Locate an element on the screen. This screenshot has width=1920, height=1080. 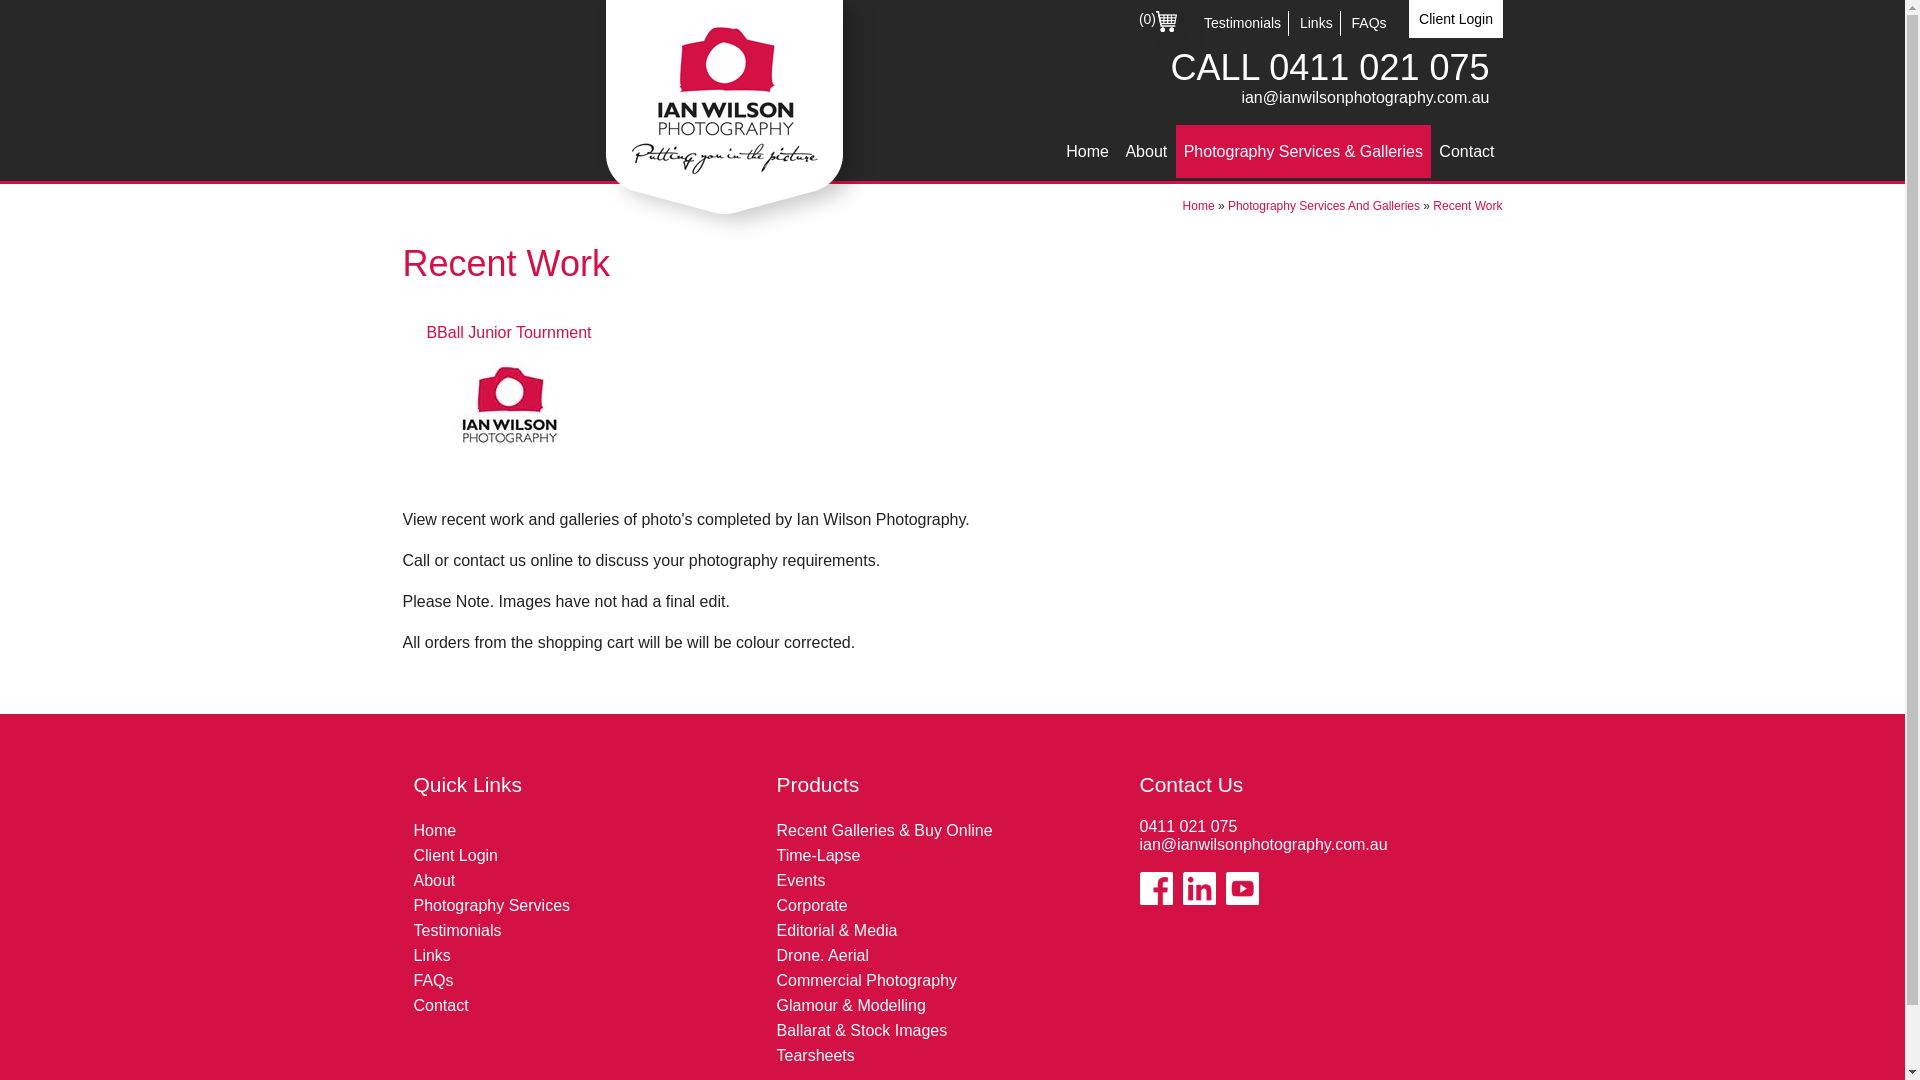
'Recent Galleries & Buy Online' is located at coordinates (775, 830).